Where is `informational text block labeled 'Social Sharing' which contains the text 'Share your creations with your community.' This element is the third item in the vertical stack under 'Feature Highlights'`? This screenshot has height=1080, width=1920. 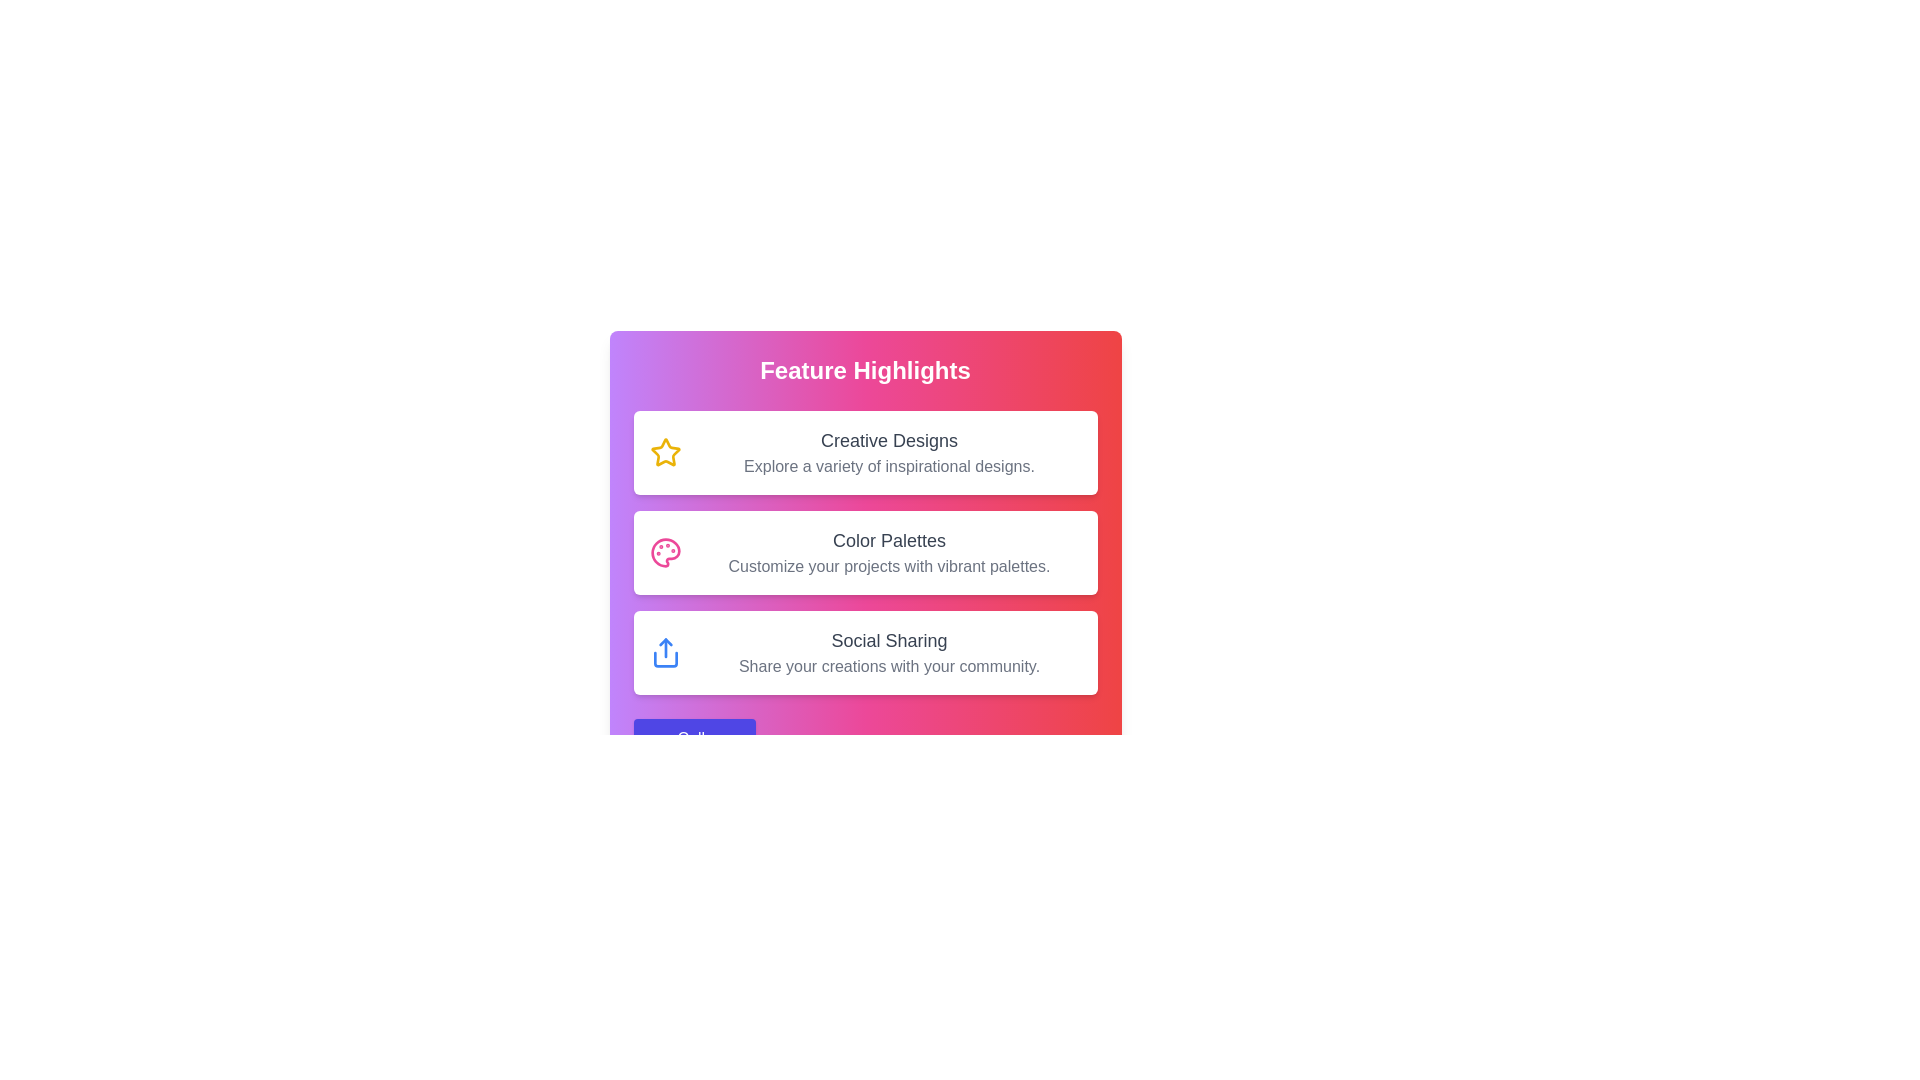
informational text block labeled 'Social Sharing' which contains the text 'Share your creations with your community.' This element is the third item in the vertical stack under 'Feature Highlights' is located at coordinates (888, 652).